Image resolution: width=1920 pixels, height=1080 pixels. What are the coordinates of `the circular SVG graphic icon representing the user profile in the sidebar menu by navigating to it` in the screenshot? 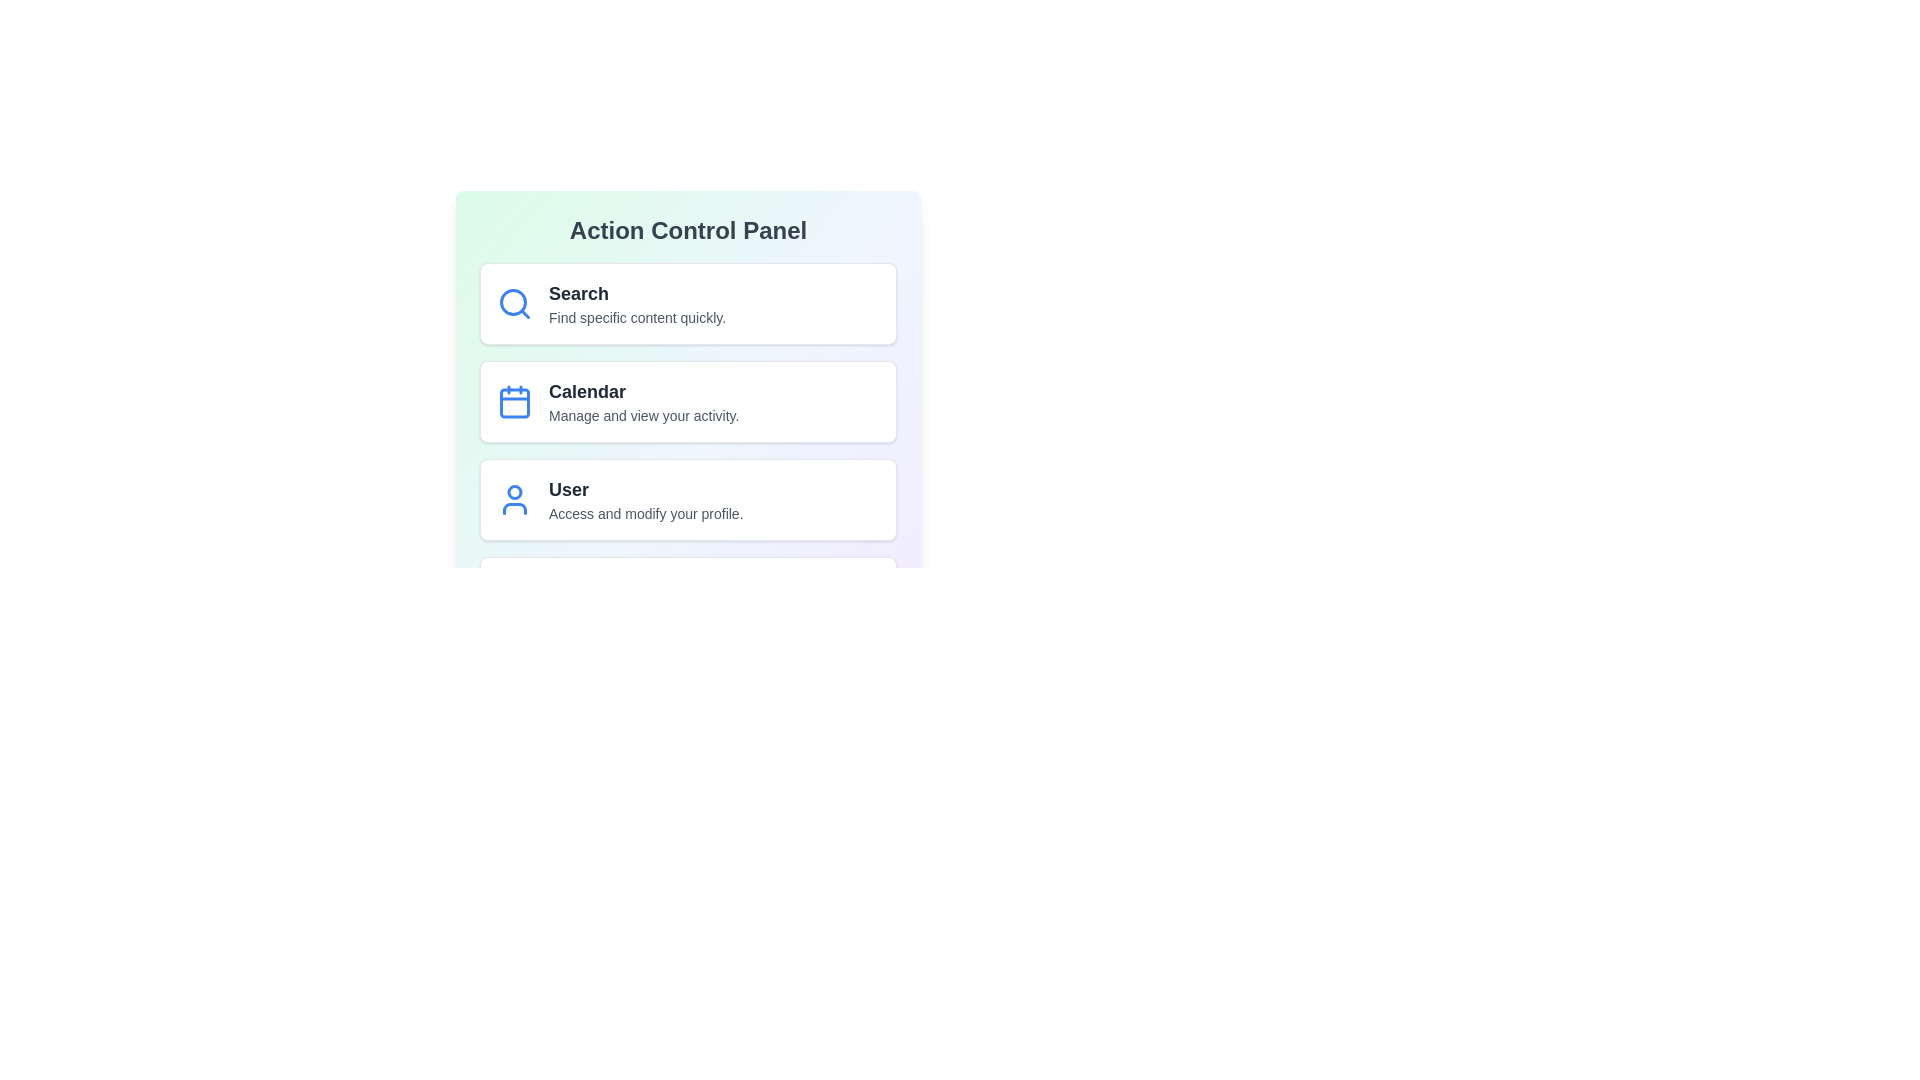 It's located at (514, 492).